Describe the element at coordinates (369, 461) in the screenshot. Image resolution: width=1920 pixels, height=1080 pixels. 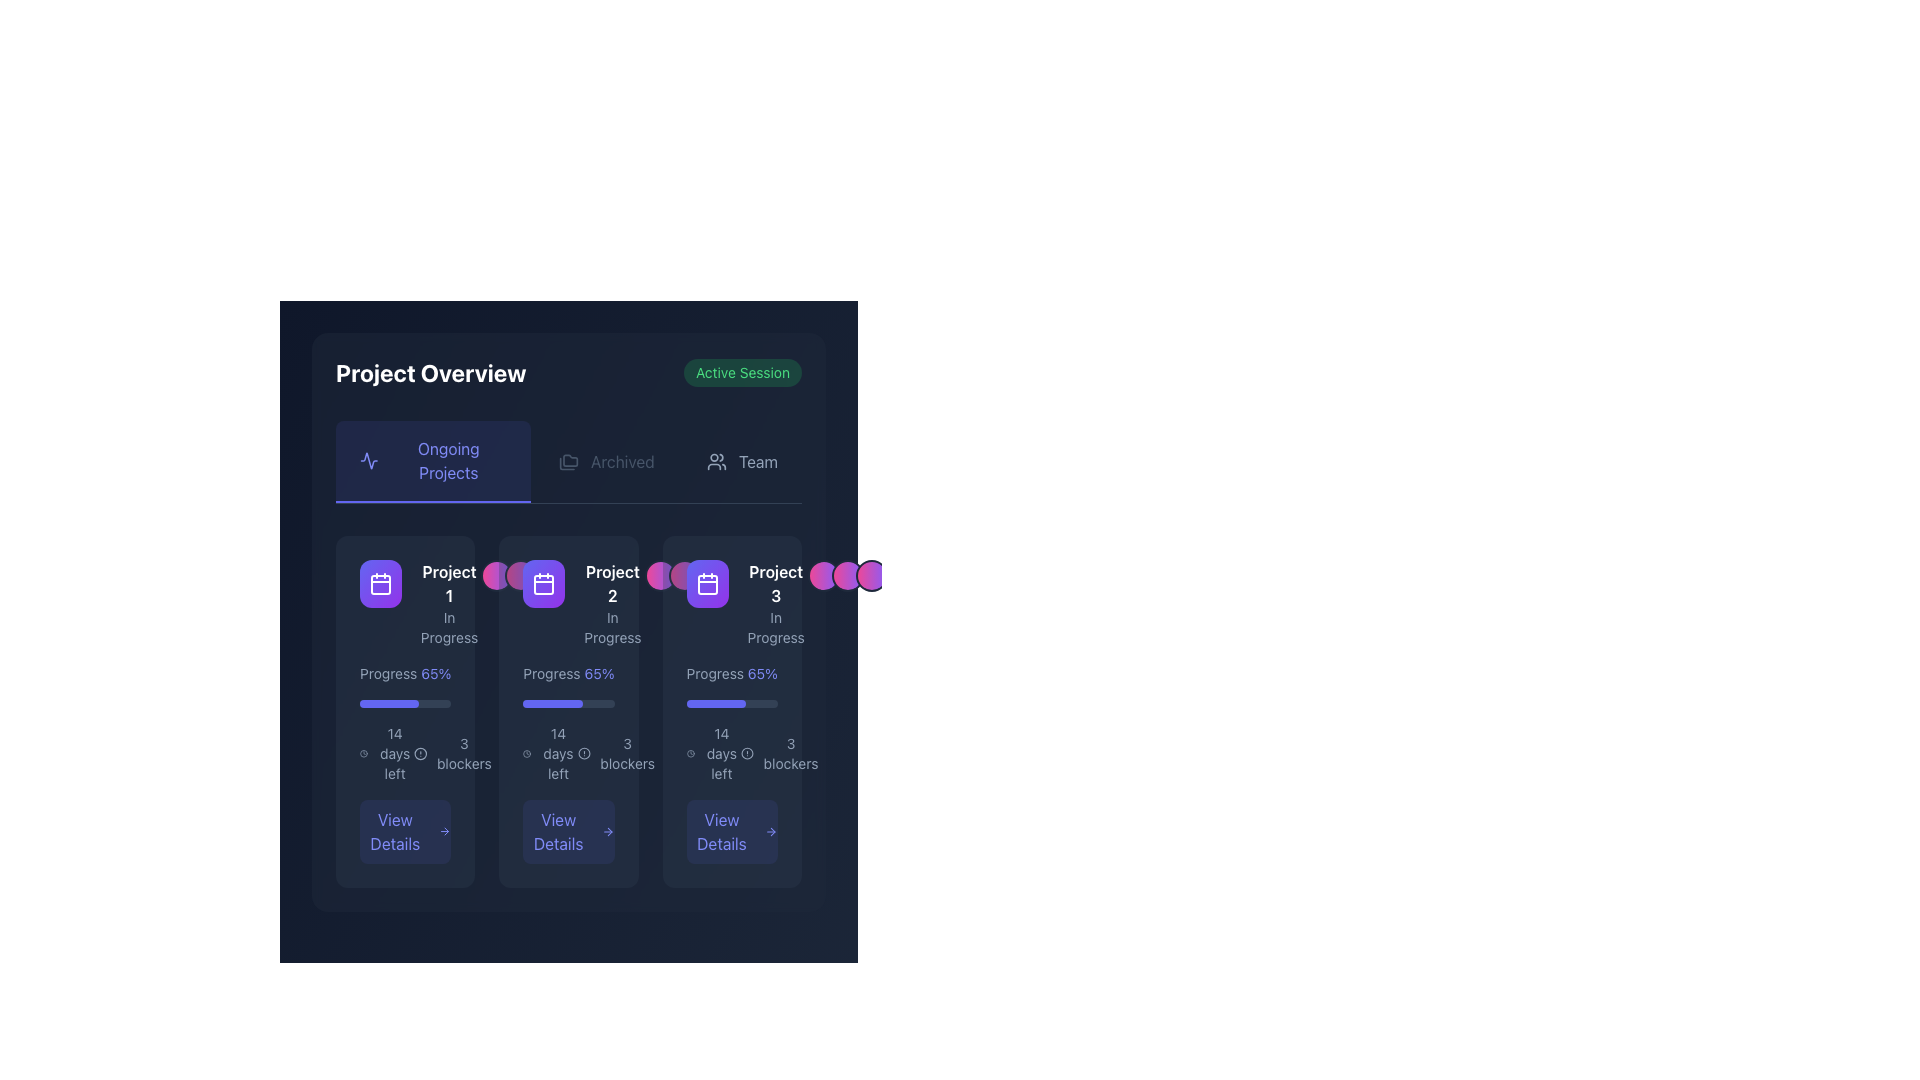
I see `the icon indicating 'Ongoing Projects' which is positioned on the left side of its section header, immediately before the text 'Ongoing Projects'` at that location.